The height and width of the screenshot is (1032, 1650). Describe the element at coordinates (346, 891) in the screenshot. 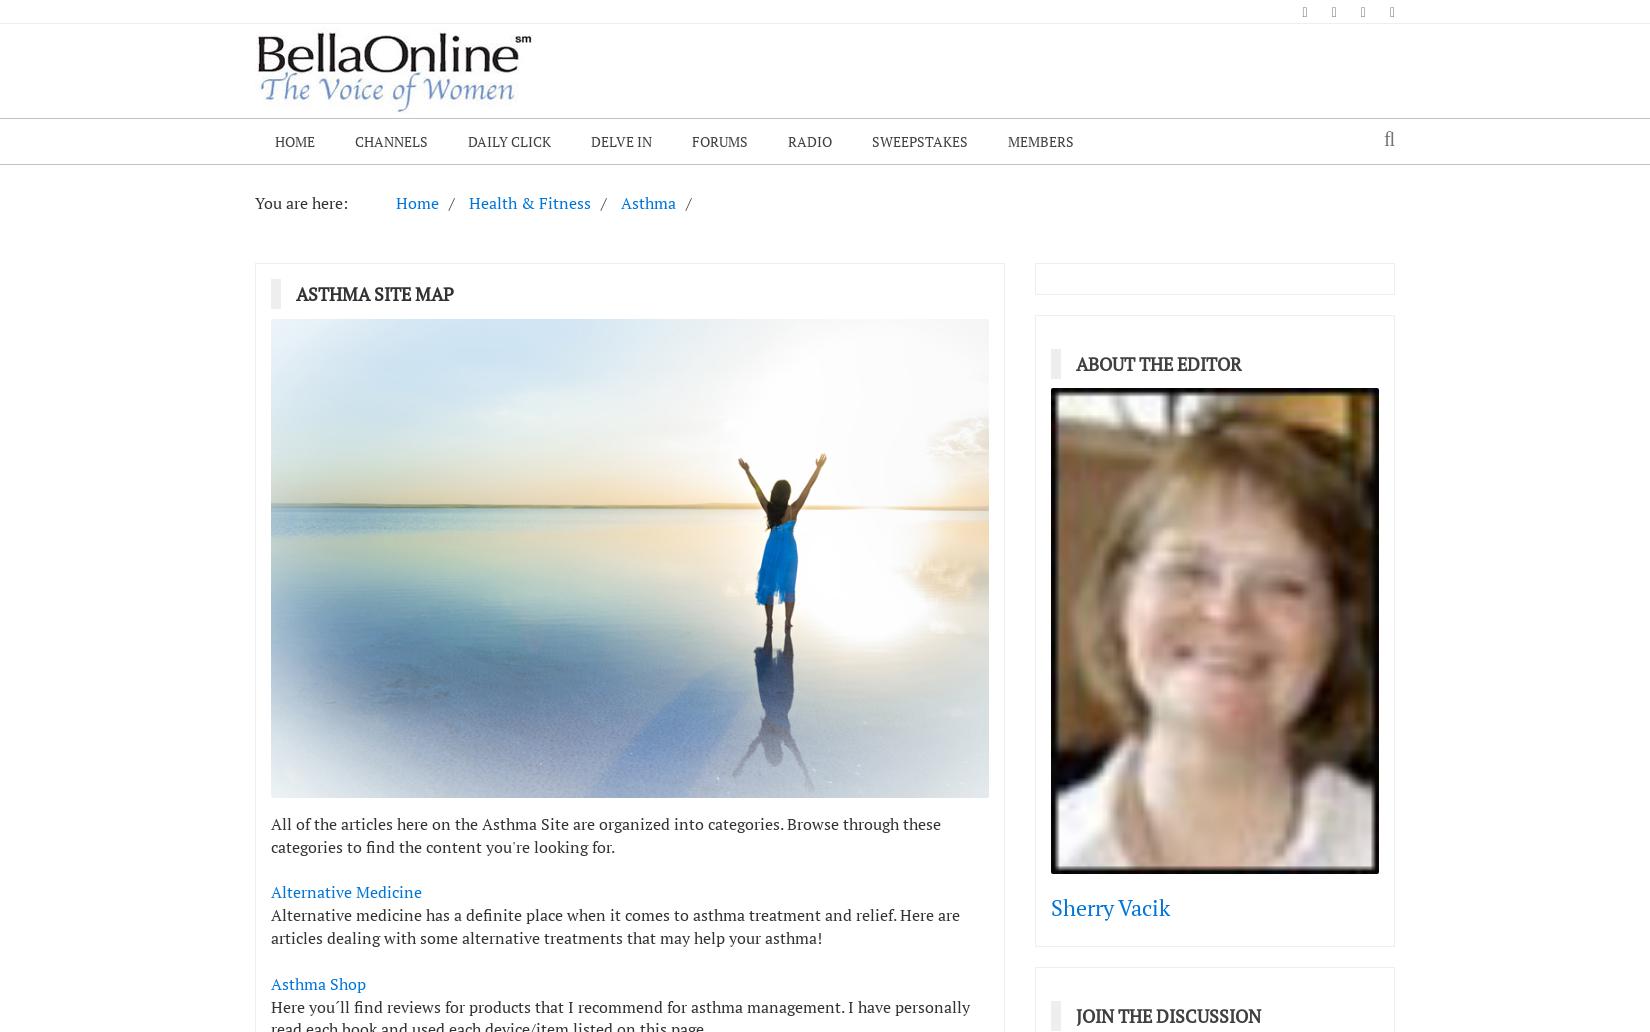

I see `'Alternative Medicine'` at that location.